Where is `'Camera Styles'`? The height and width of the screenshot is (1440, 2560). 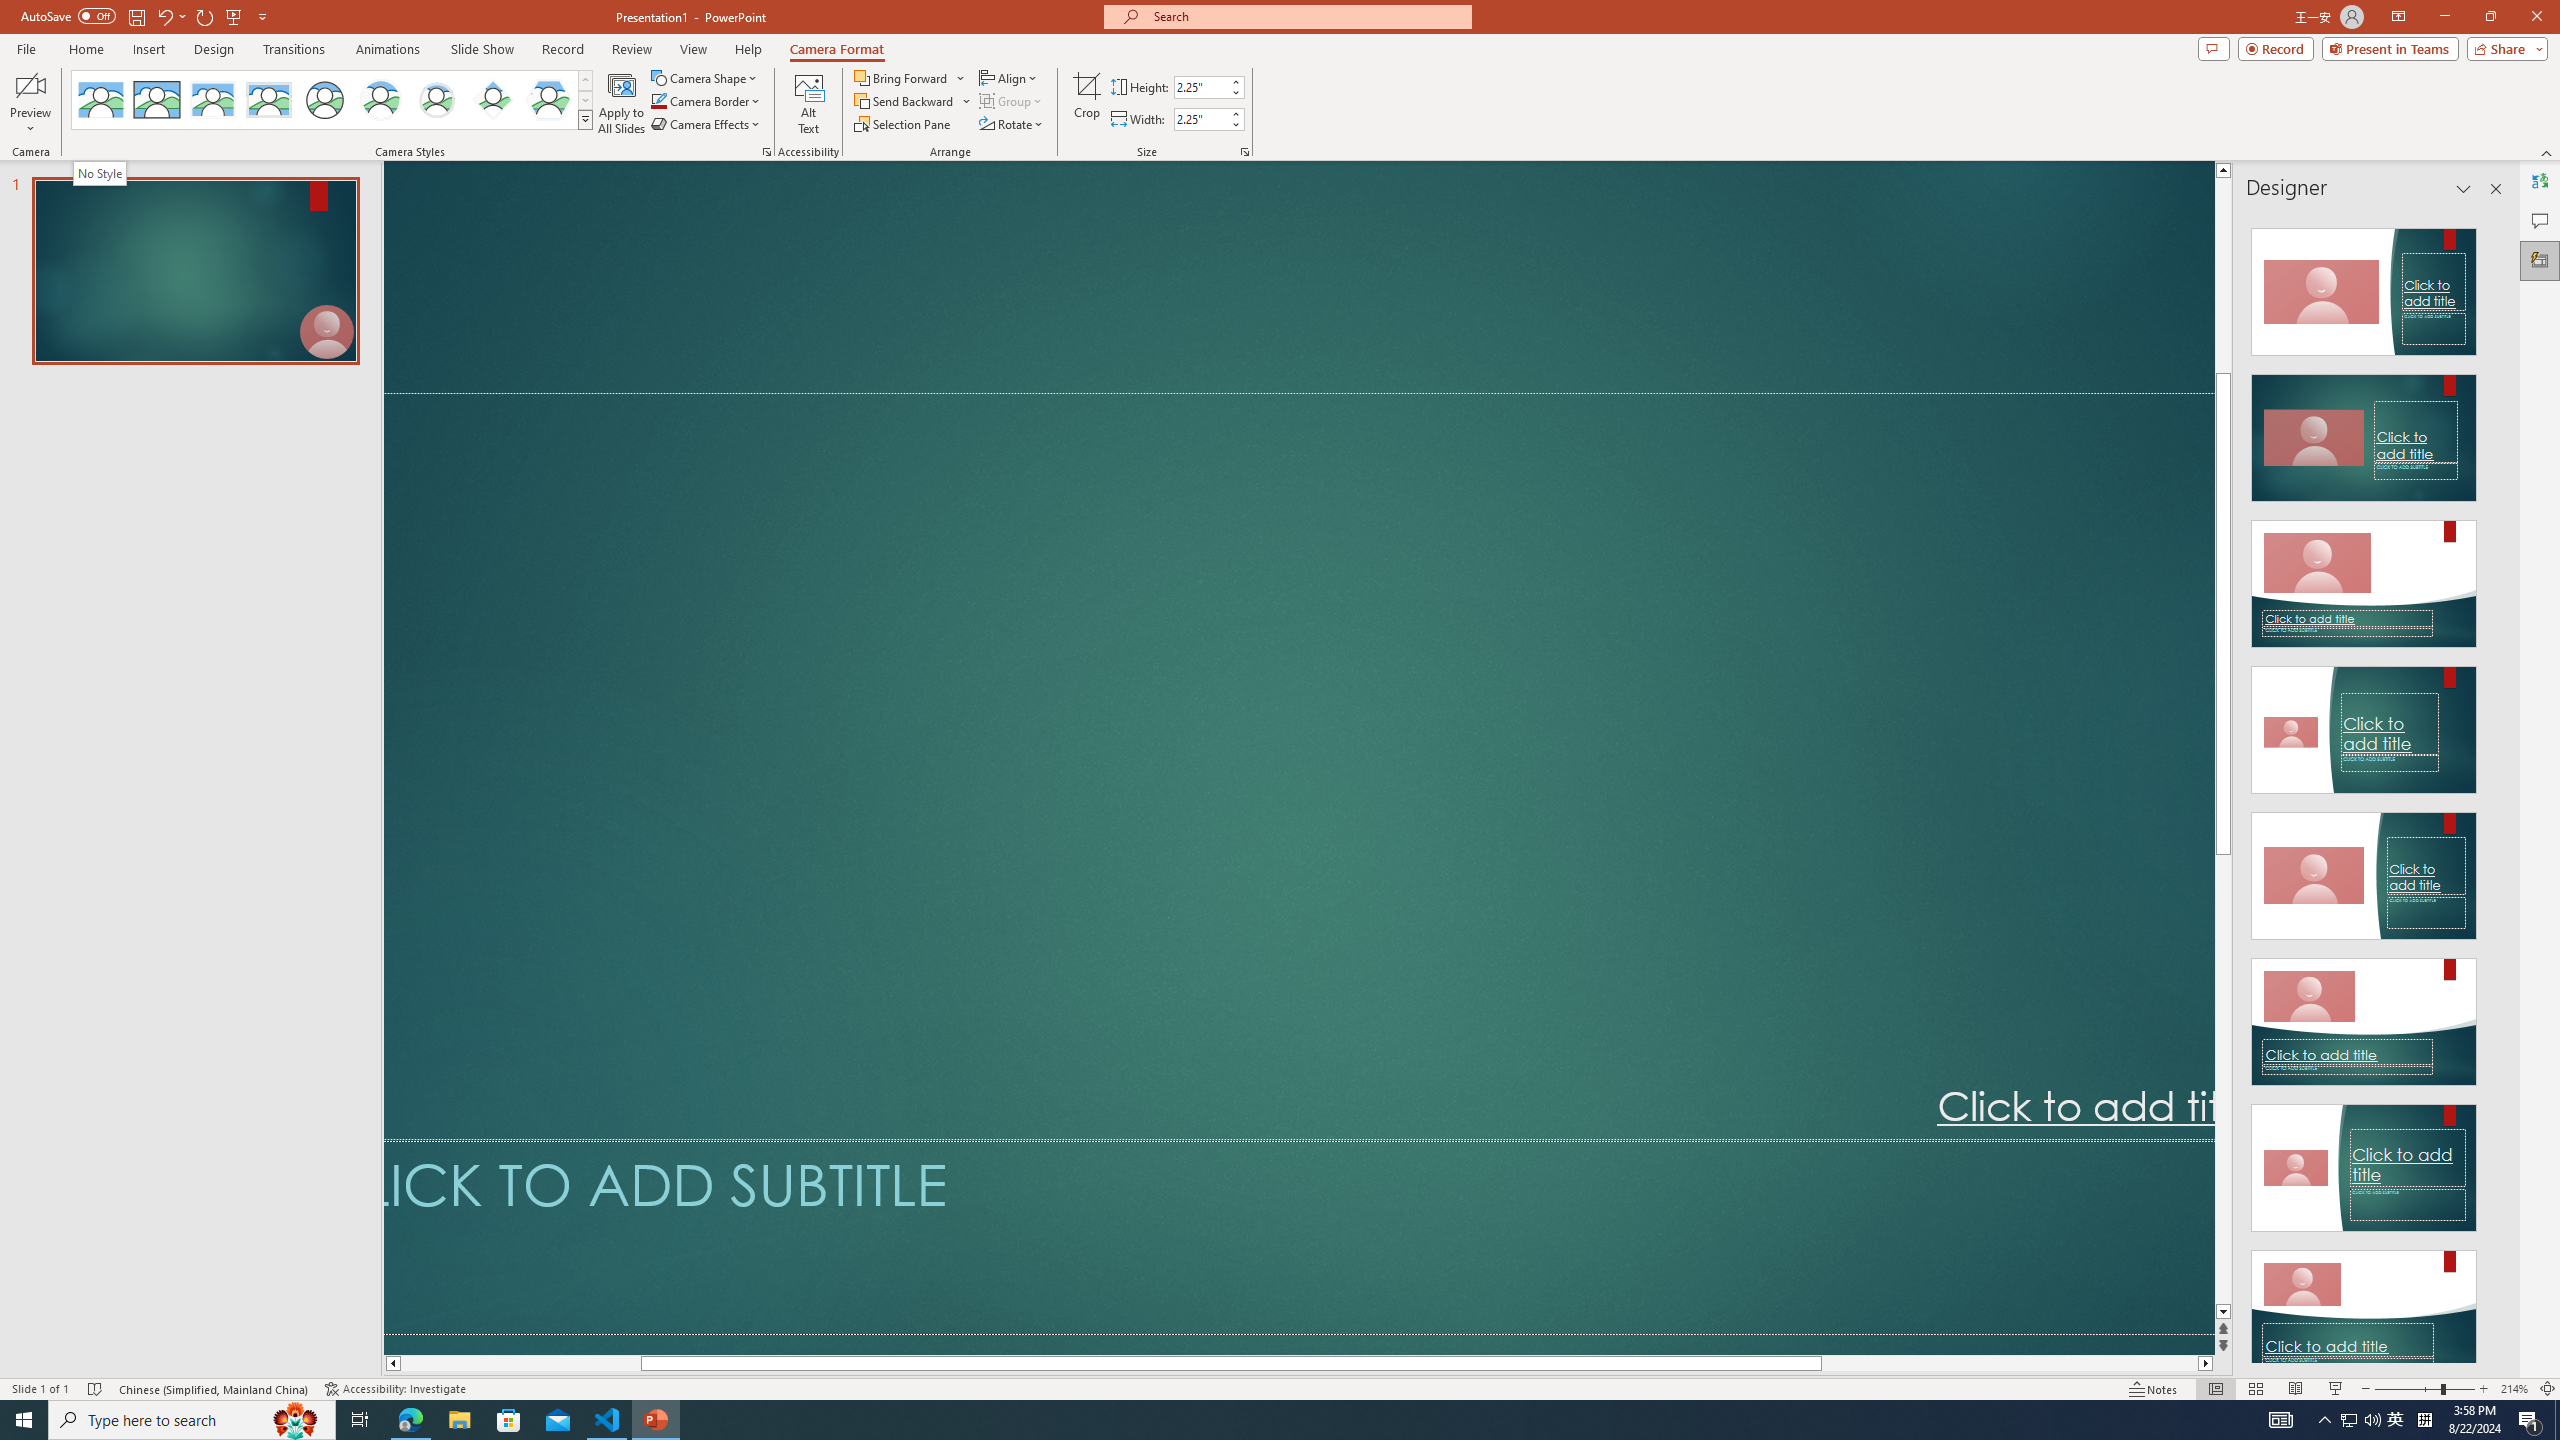 'Camera Styles' is located at coordinates (586, 118).